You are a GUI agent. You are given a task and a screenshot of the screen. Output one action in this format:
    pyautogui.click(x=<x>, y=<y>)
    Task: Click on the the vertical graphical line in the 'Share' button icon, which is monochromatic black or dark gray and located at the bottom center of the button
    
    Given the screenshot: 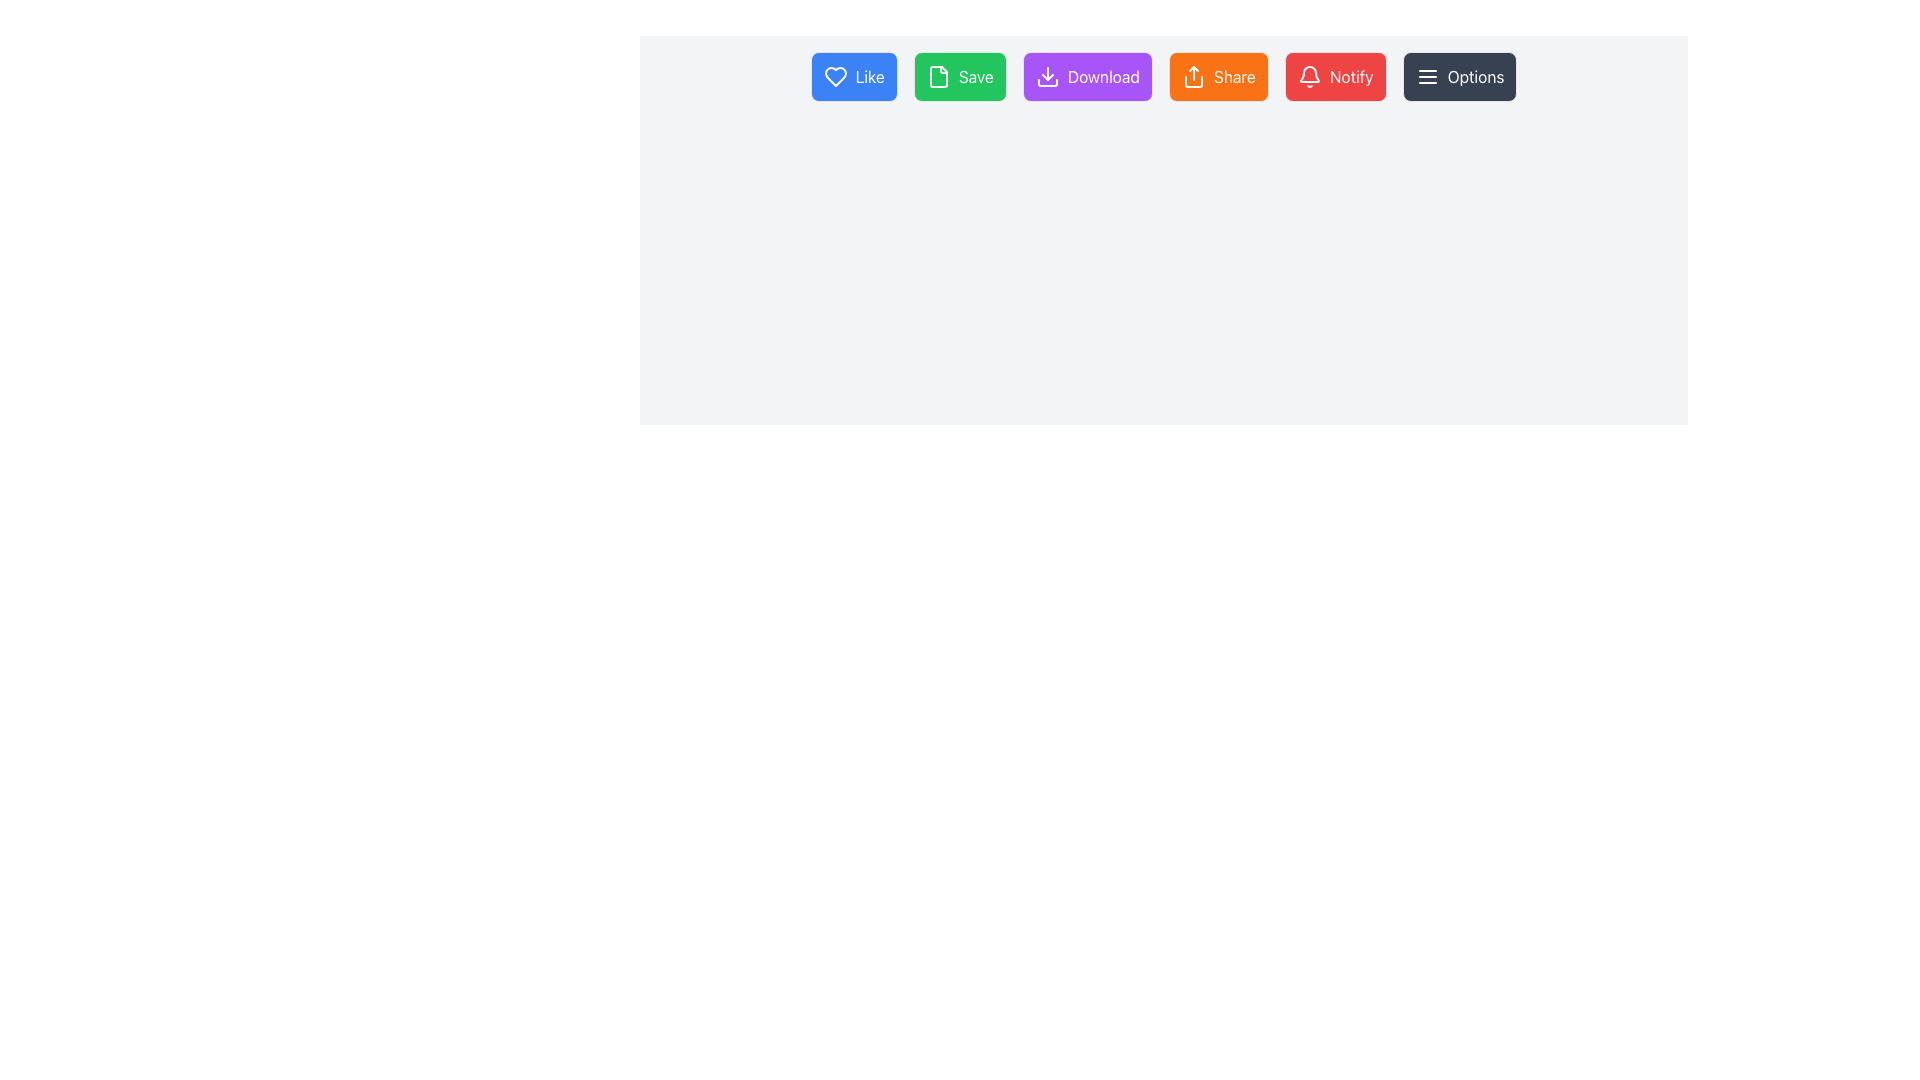 What is the action you would take?
    pyautogui.click(x=1193, y=80)
    